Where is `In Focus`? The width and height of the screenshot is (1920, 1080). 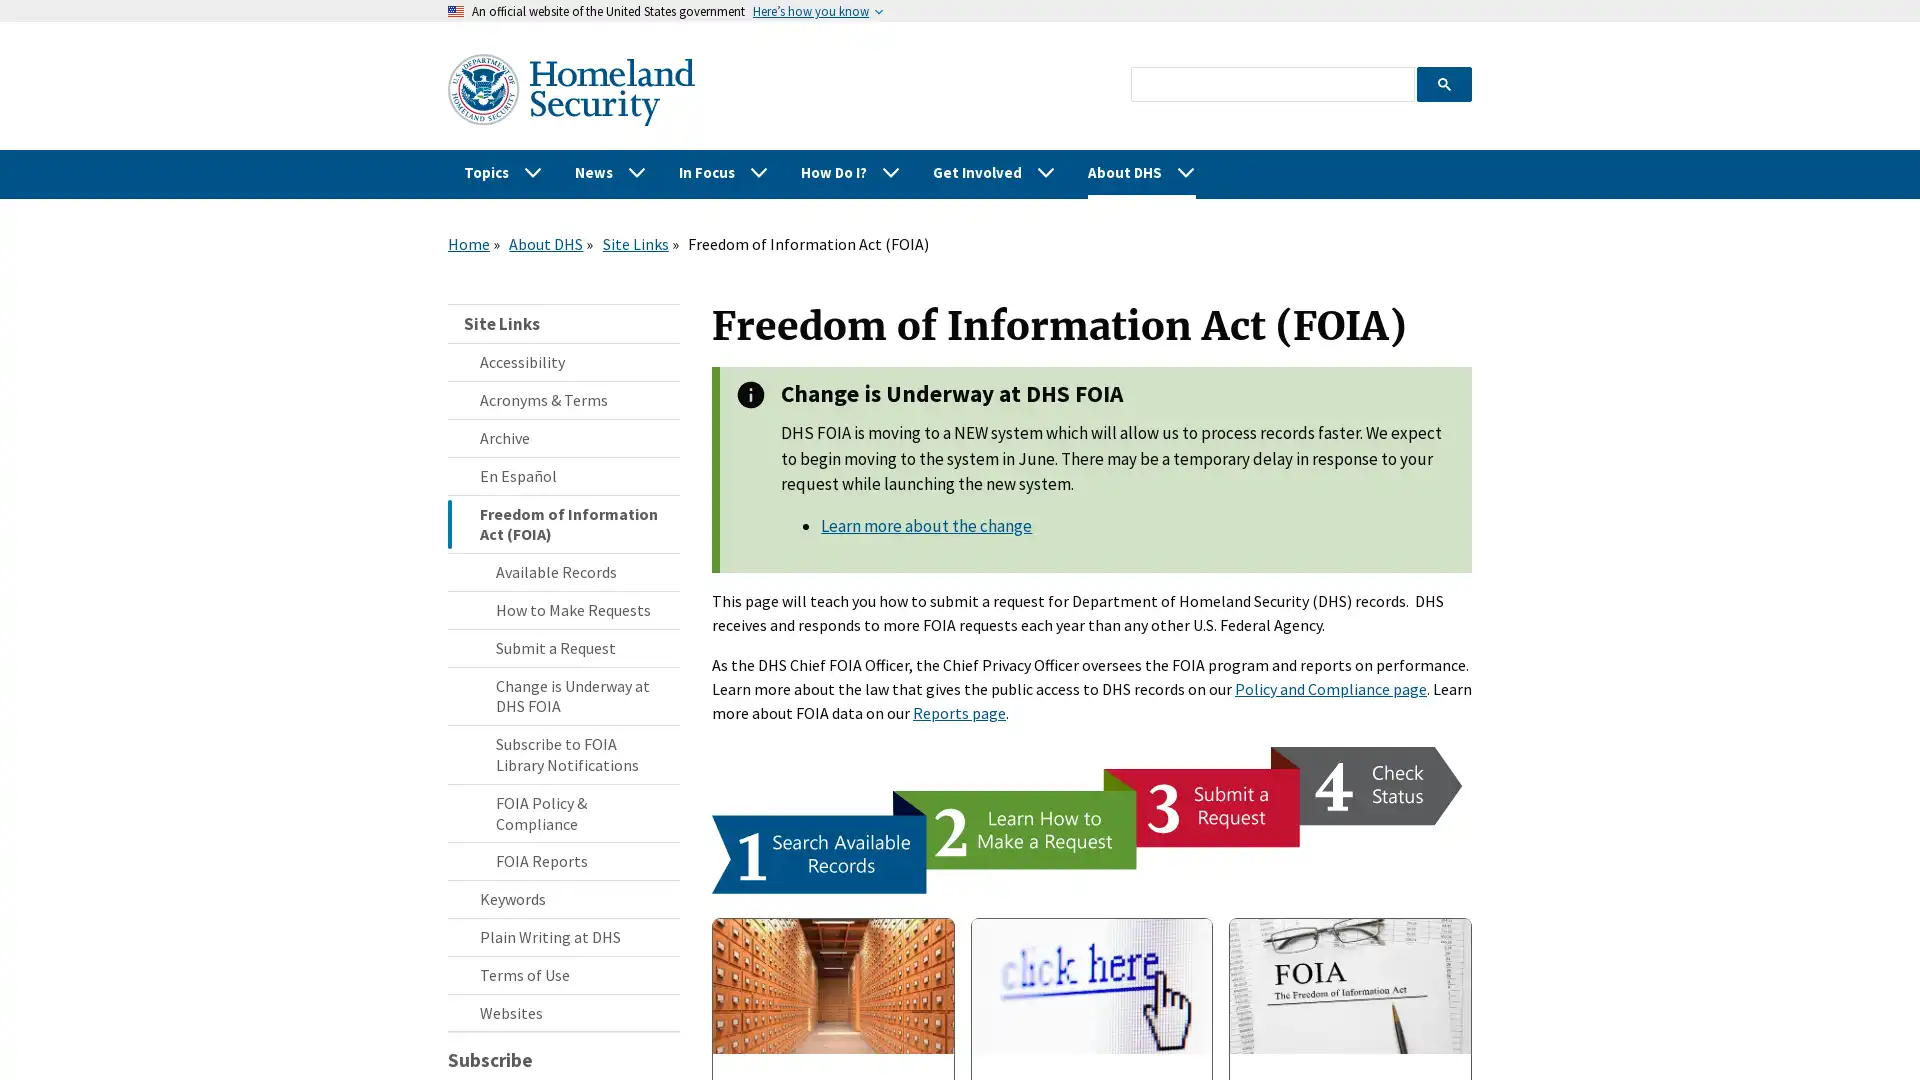
In Focus is located at coordinates (723, 171).